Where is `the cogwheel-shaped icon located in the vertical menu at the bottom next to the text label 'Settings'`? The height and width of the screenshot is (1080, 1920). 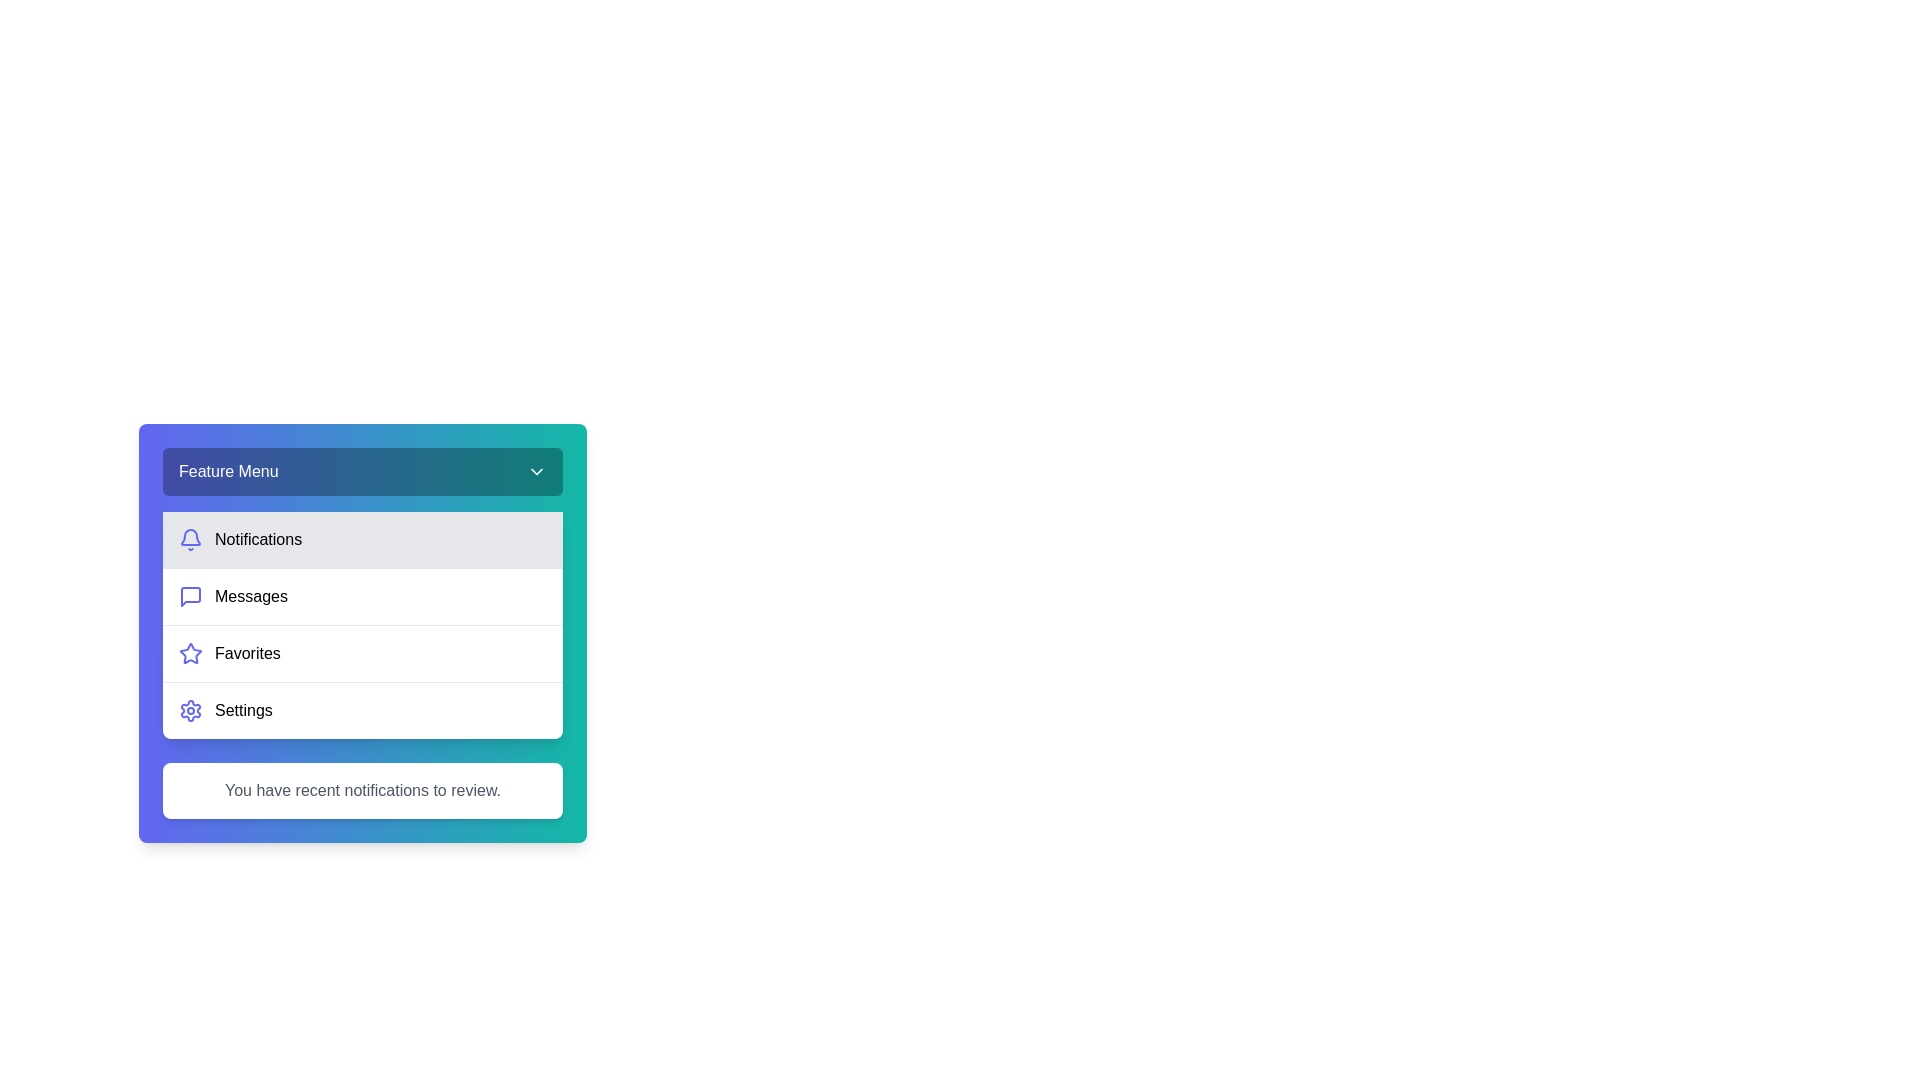 the cogwheel-shaped icon located in the vertical menu at the bottom next to the text label 'Settings' is located at coordinates (191, 709).